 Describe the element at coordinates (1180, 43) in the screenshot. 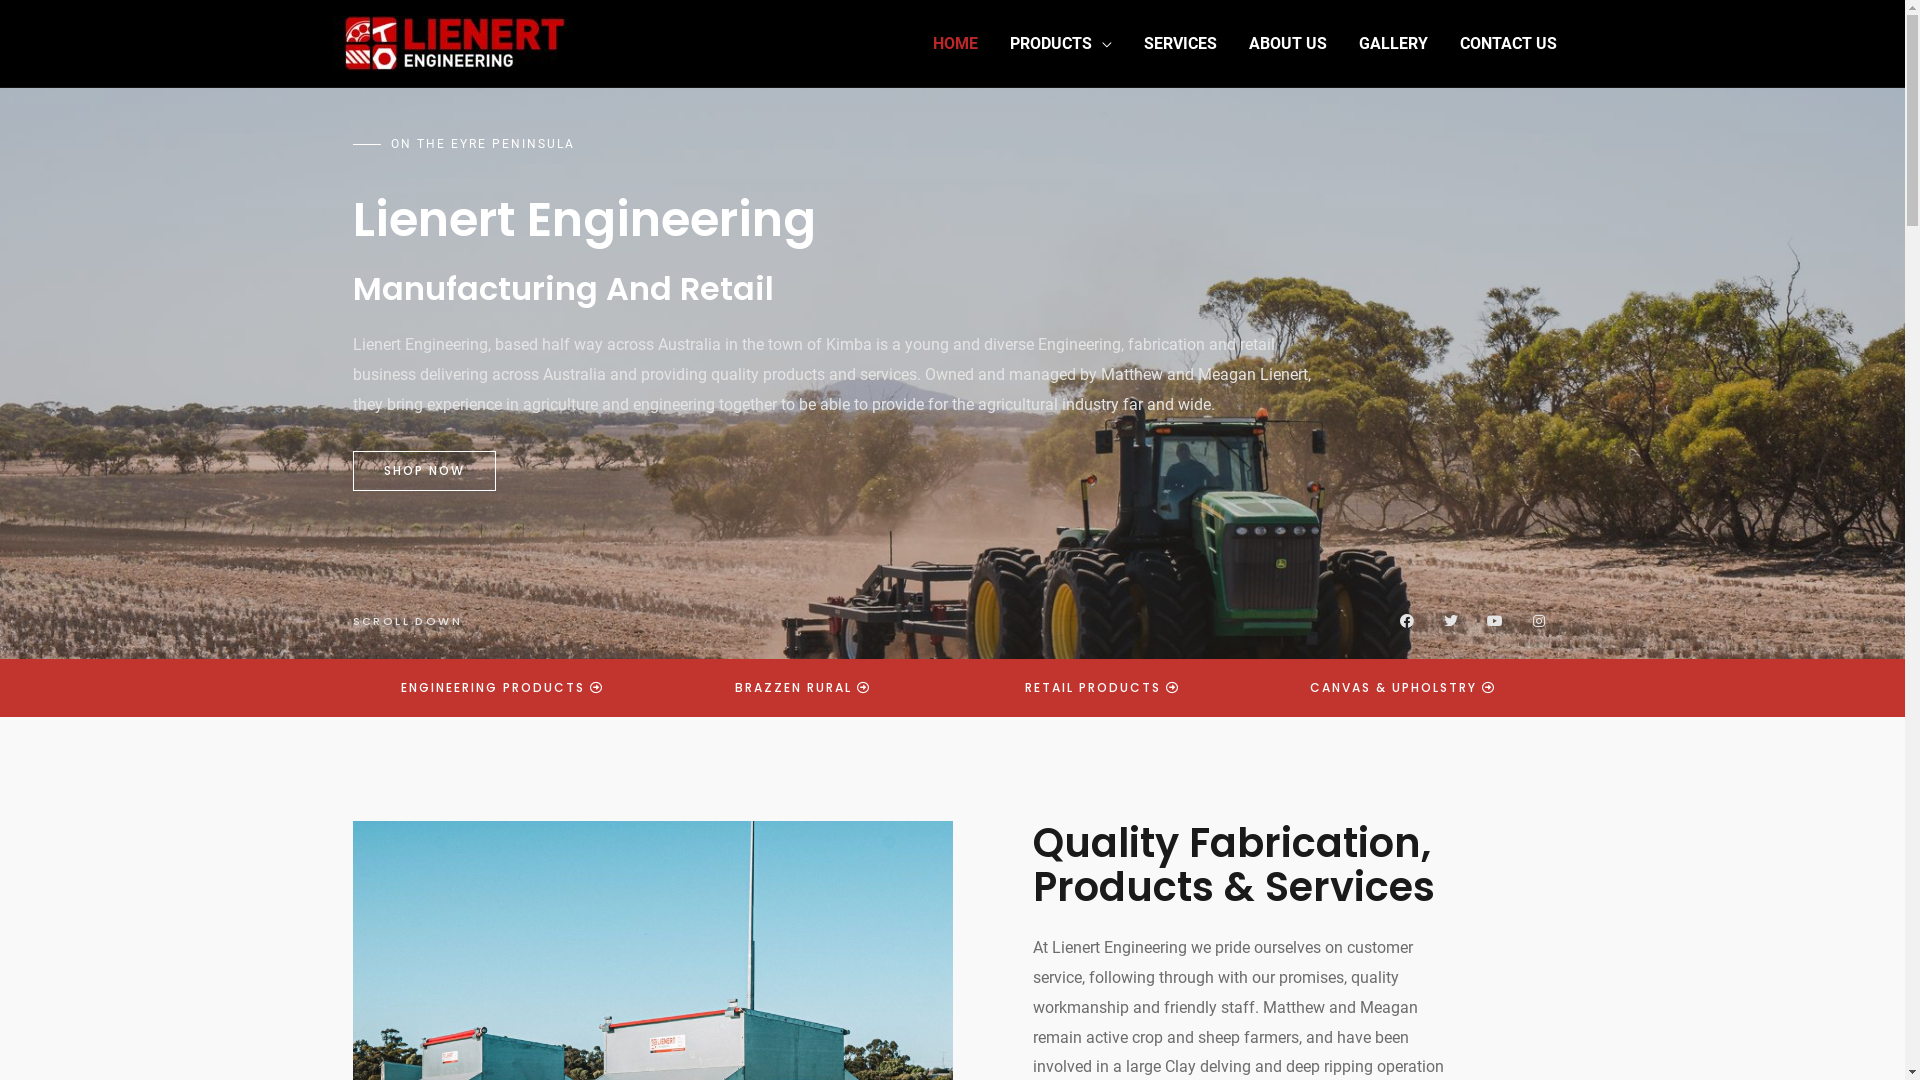

I see `'SERVICES'` at that location.